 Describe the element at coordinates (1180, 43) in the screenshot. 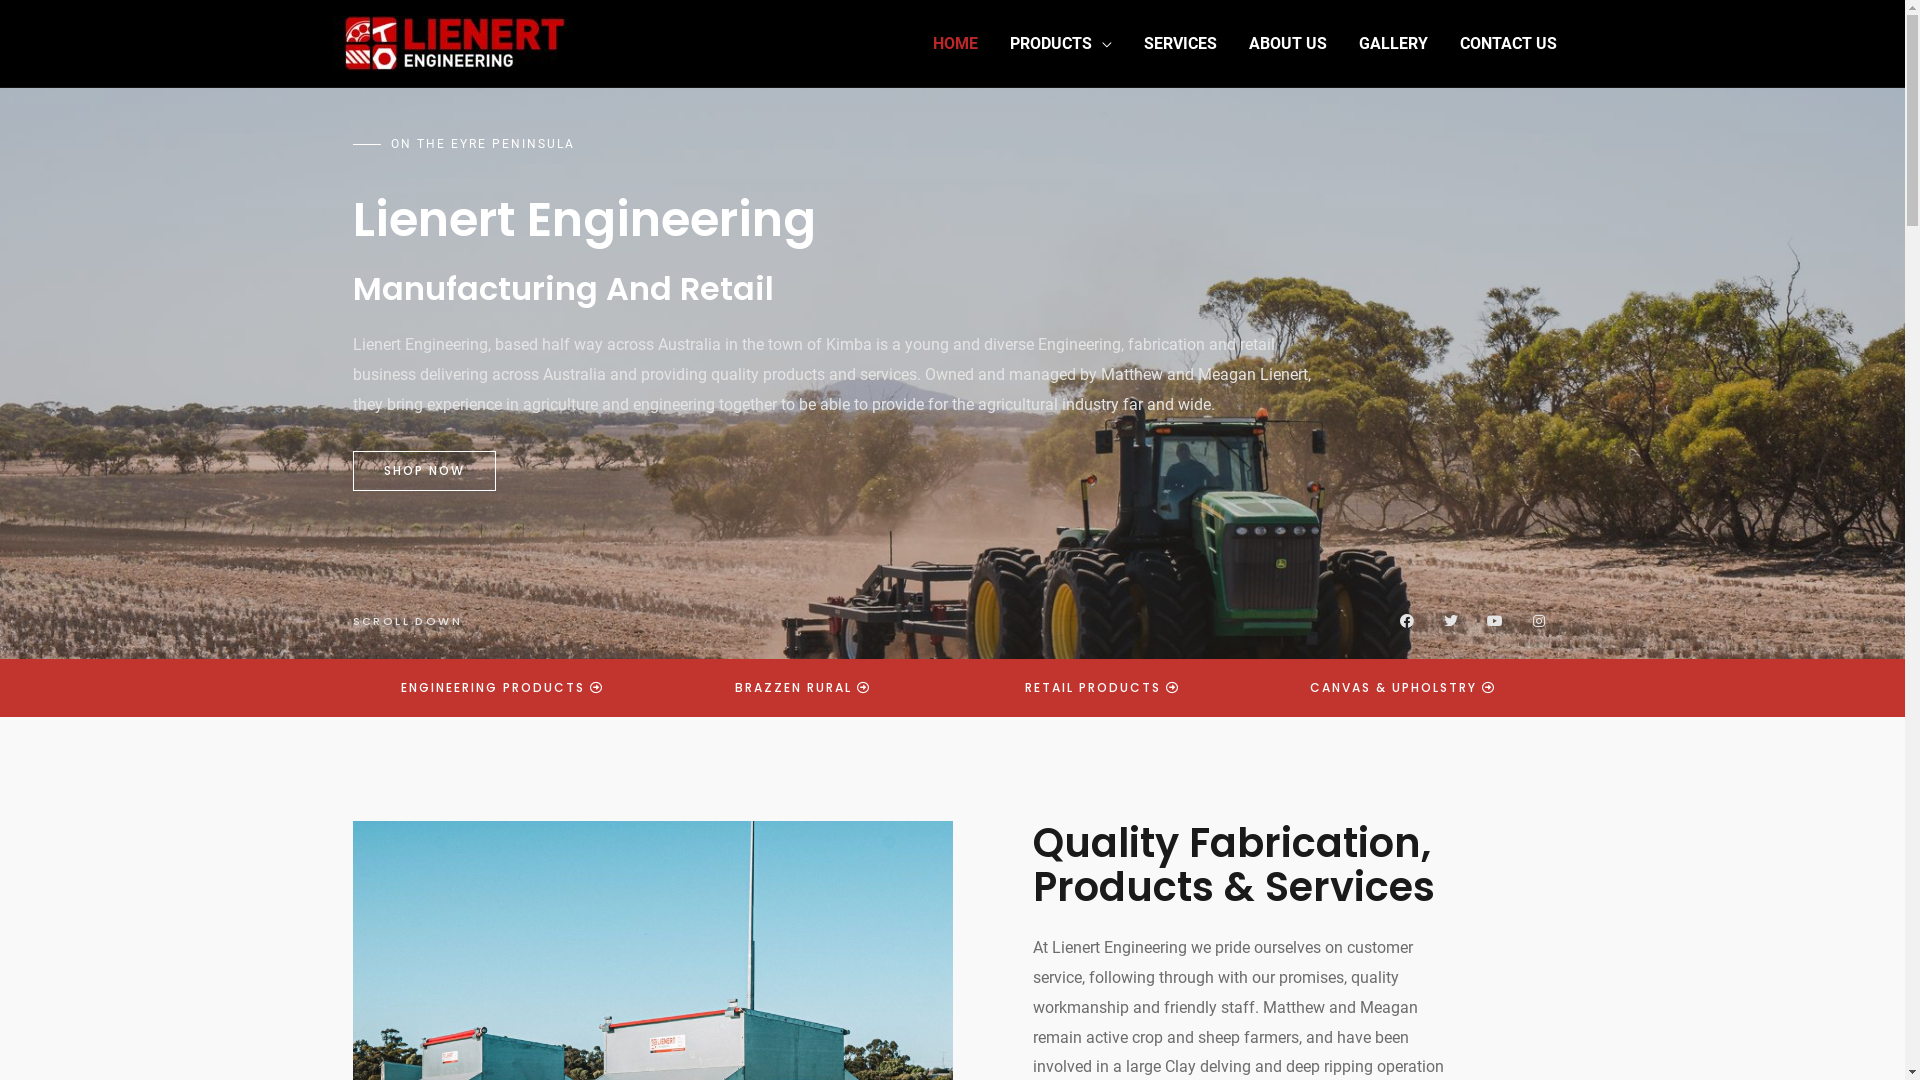

I see `'SERVICES'` at that location.